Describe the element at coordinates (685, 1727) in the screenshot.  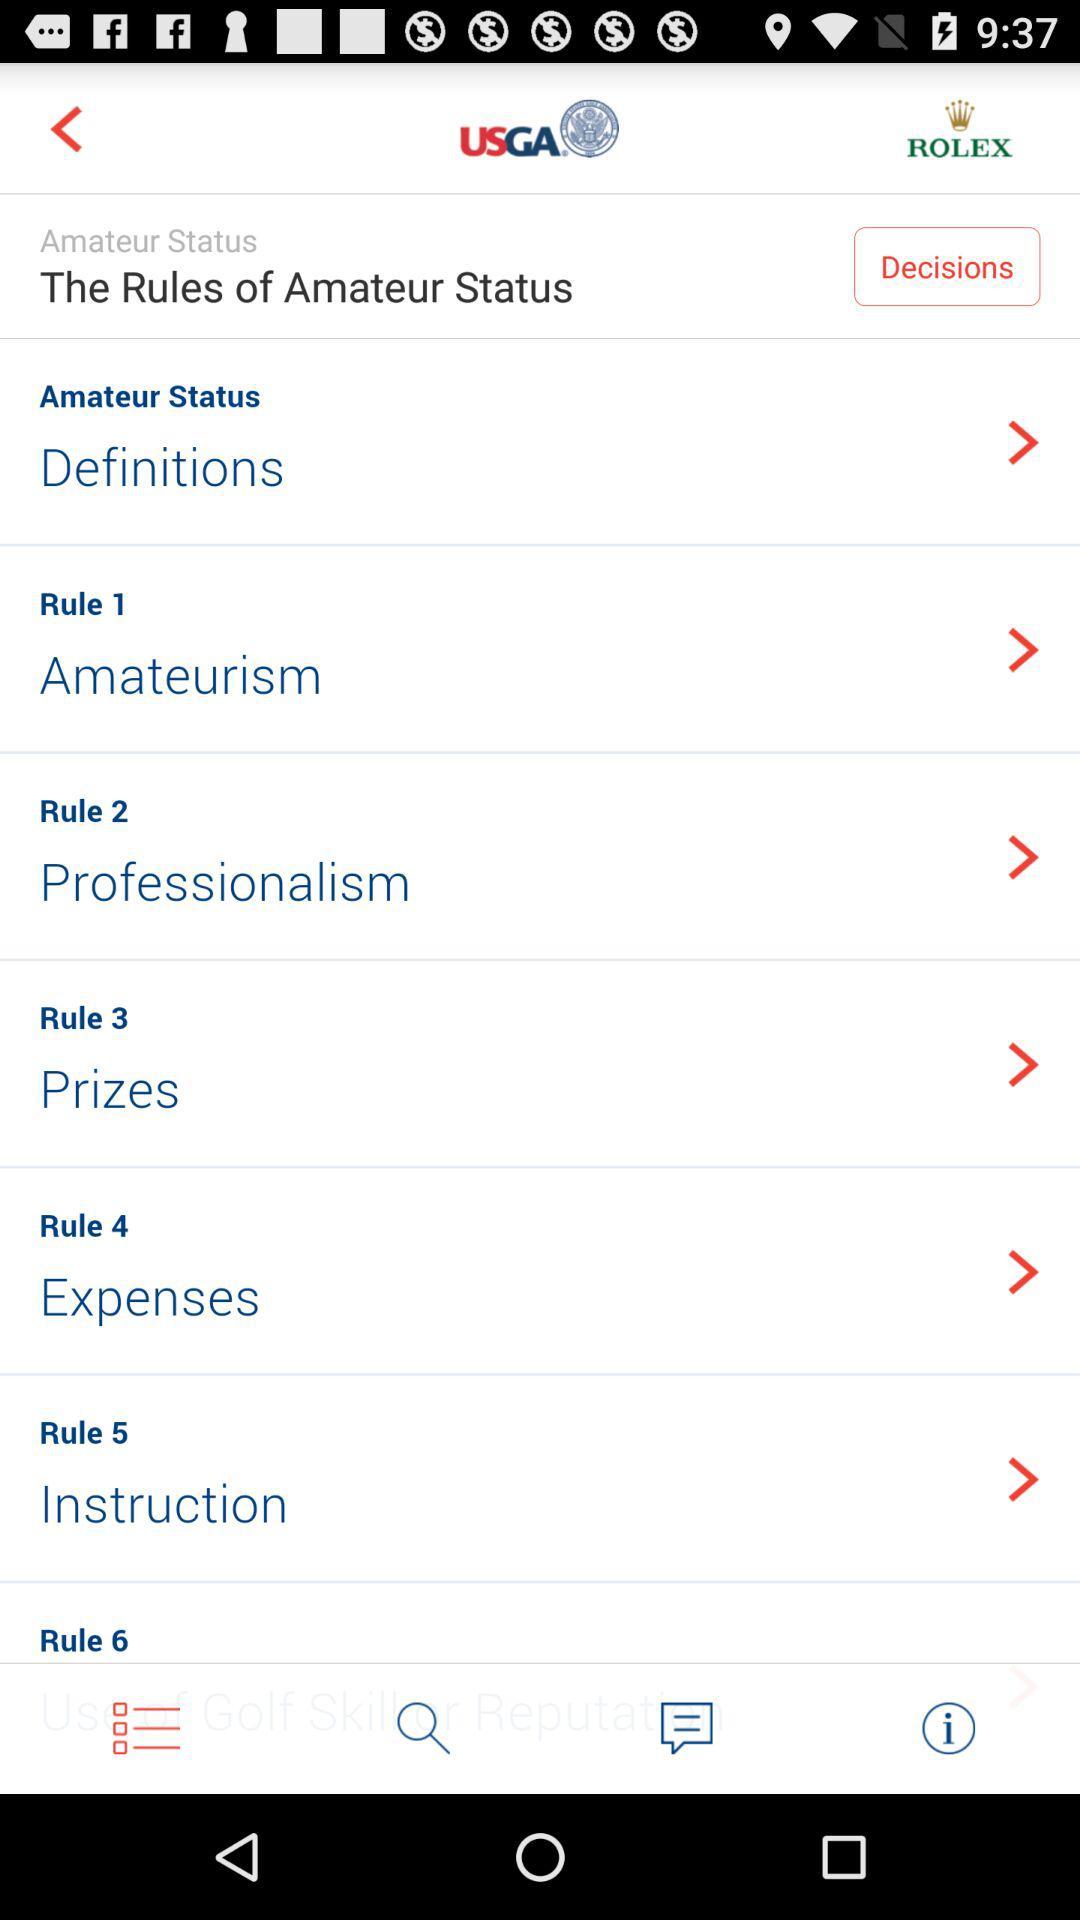
I see `messages` at that location.